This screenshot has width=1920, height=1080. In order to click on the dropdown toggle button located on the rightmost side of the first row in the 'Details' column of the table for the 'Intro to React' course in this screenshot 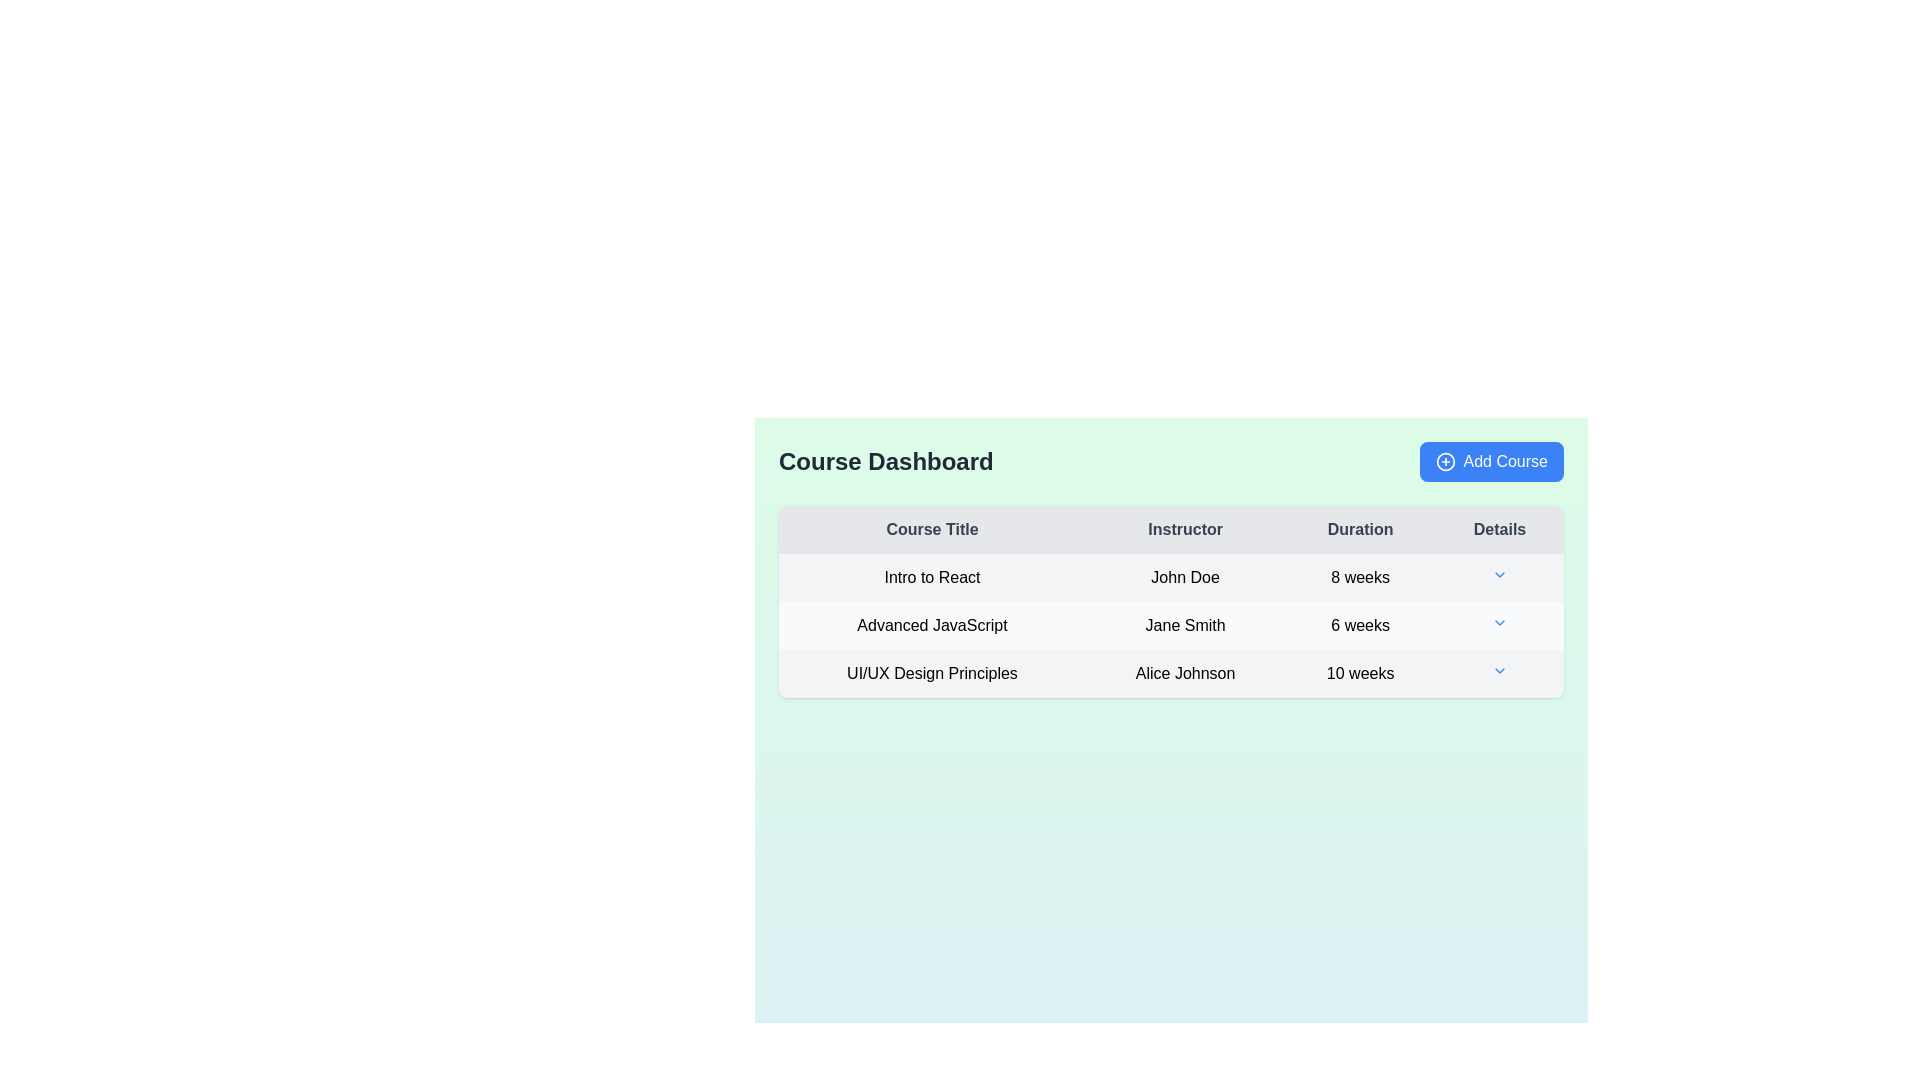, I will do `click(1499, 574)`.